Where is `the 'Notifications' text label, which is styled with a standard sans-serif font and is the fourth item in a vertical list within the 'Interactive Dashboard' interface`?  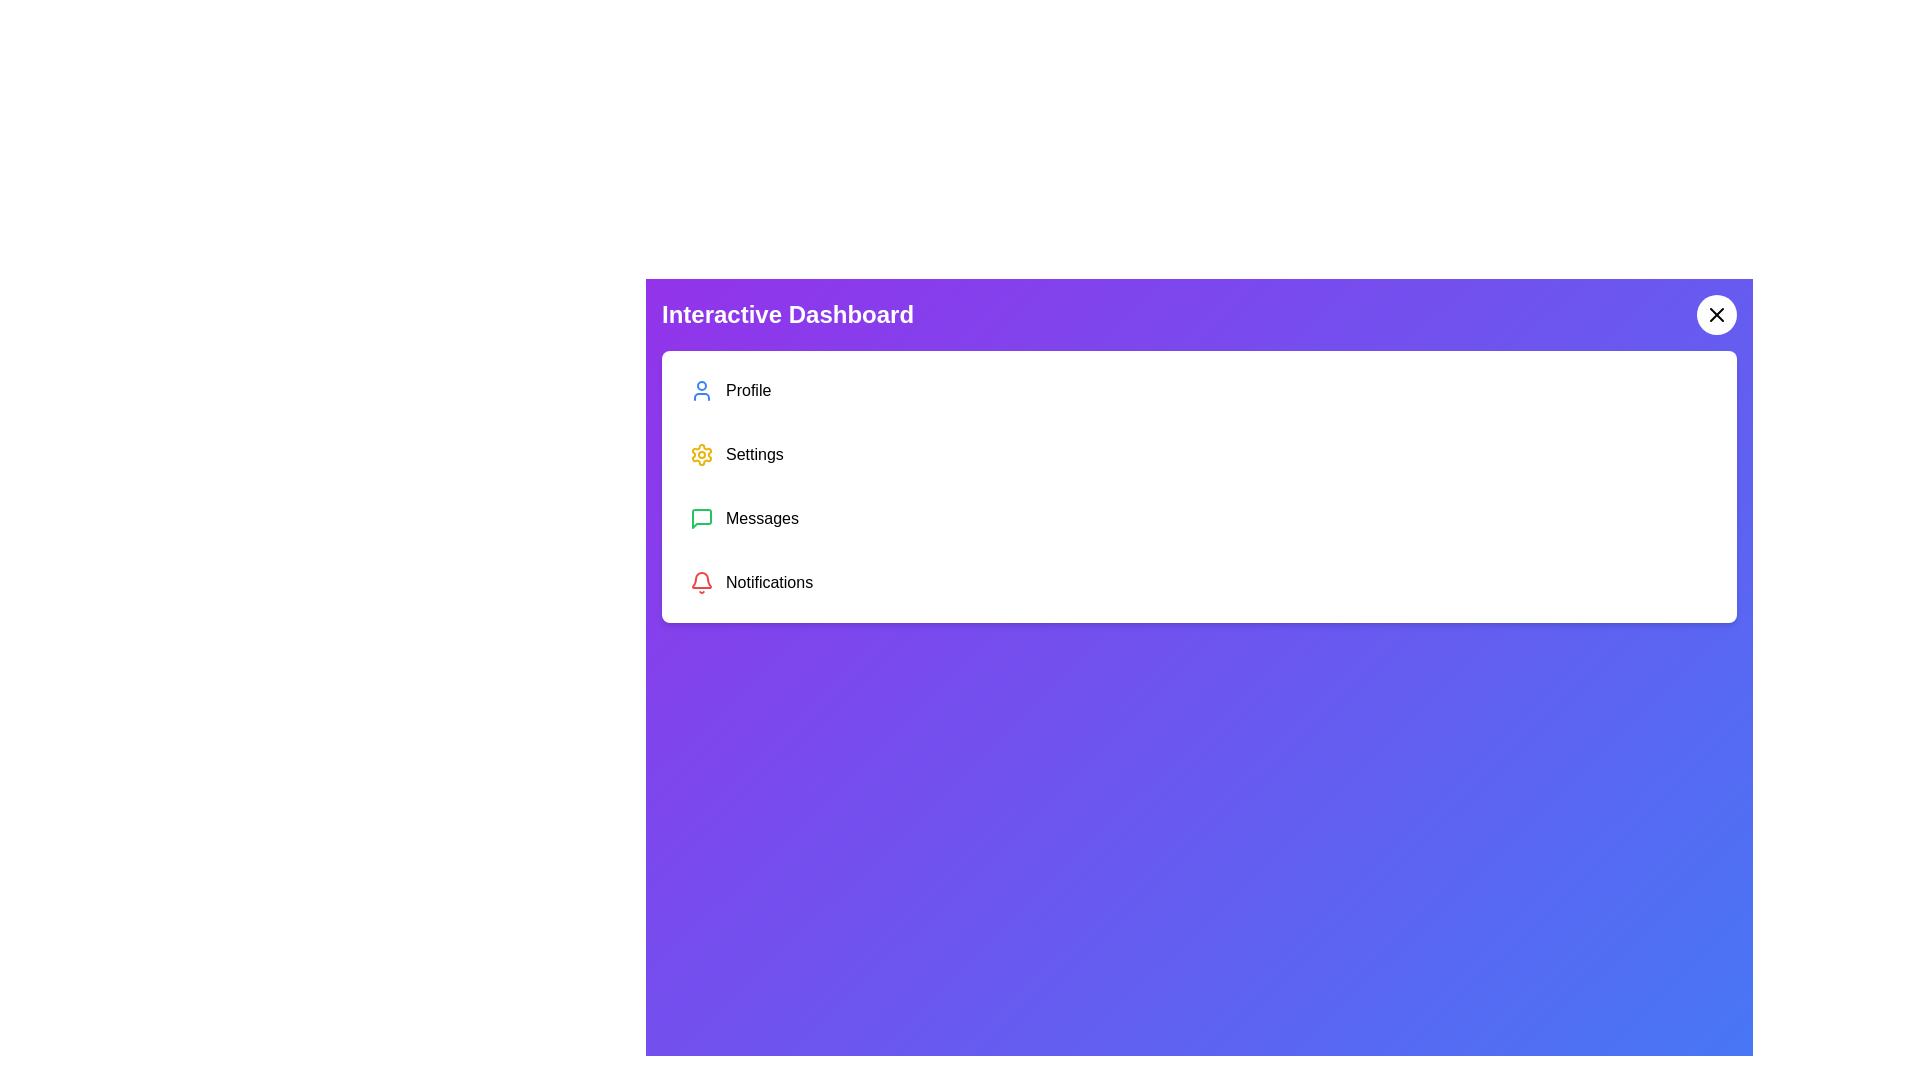 the 'Notifications' text label, which is styled with a standard sans-serif font and is the fourth item in a vertical list within the 'Interactive Dashboard' interface is located at coordinates (768, 582).